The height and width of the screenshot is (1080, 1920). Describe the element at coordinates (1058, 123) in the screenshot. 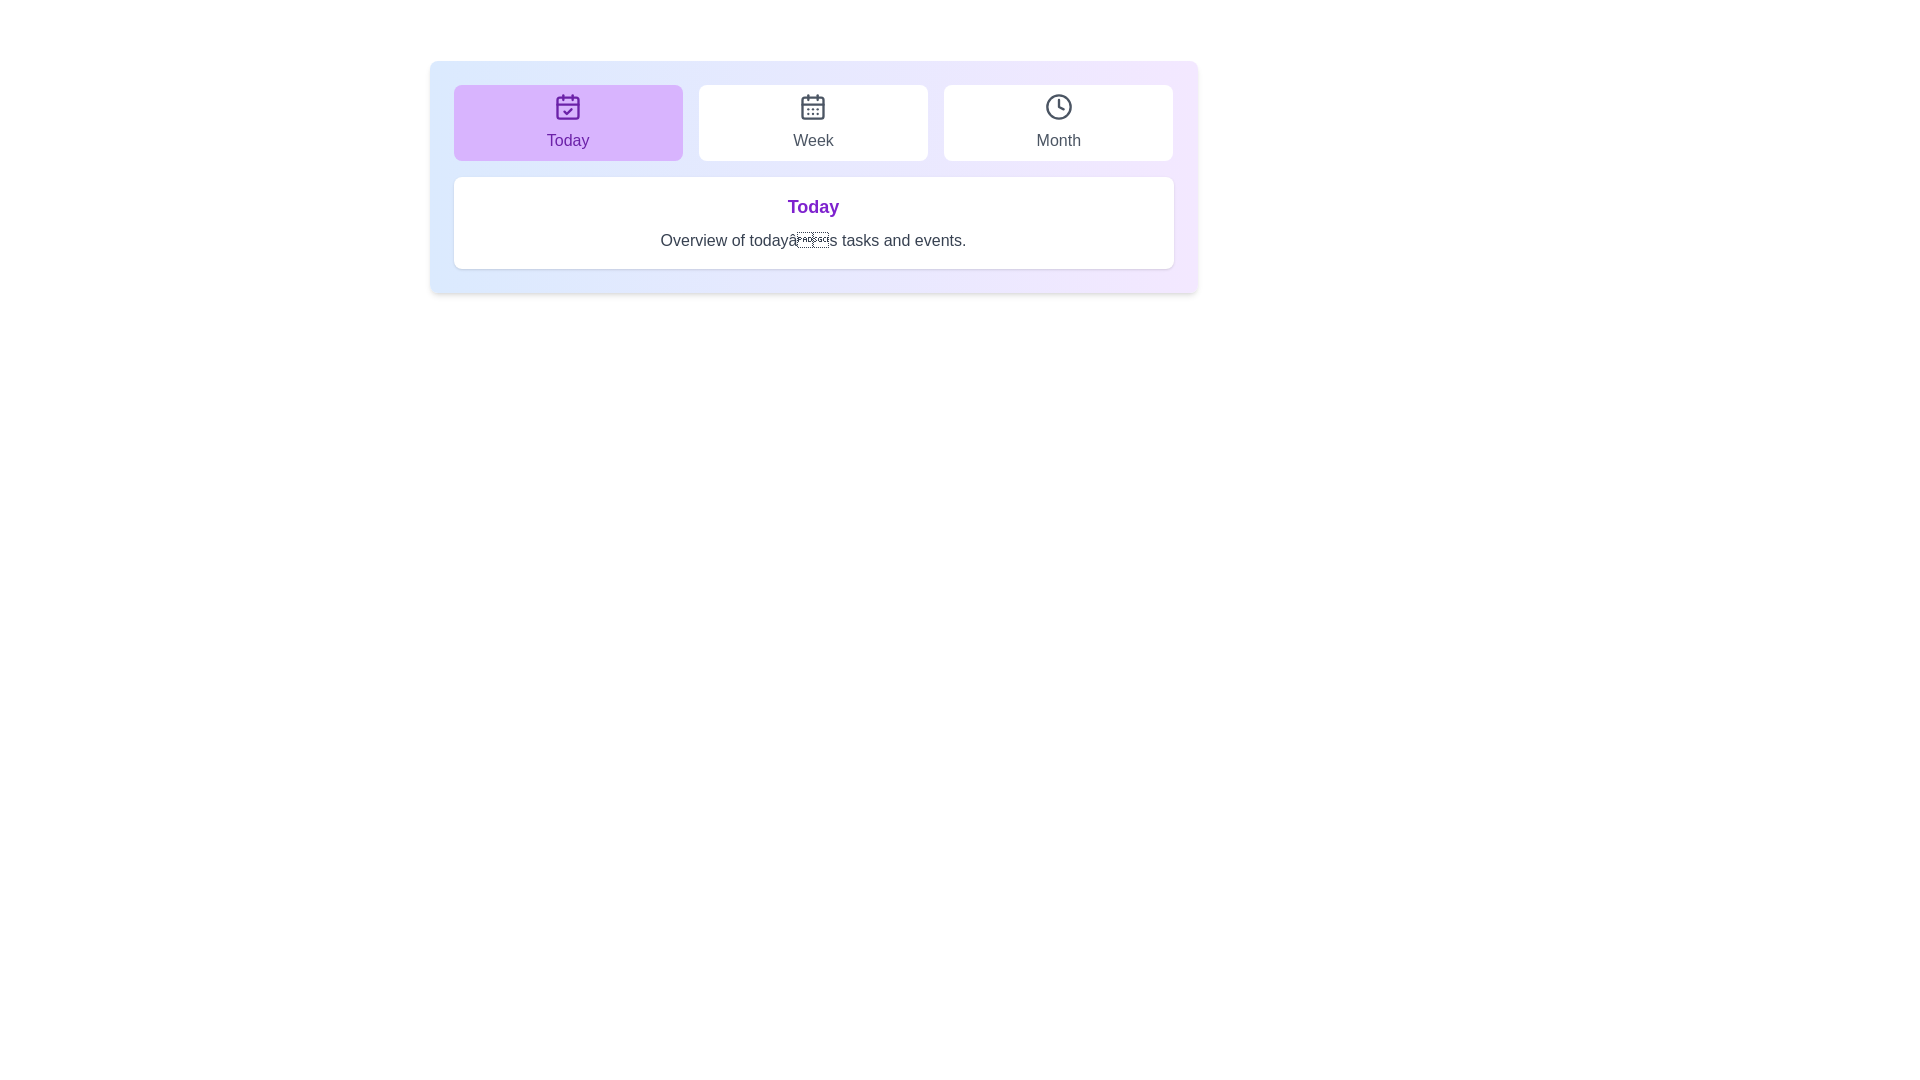

I see `the Month tab to view its hover effect` at that location.